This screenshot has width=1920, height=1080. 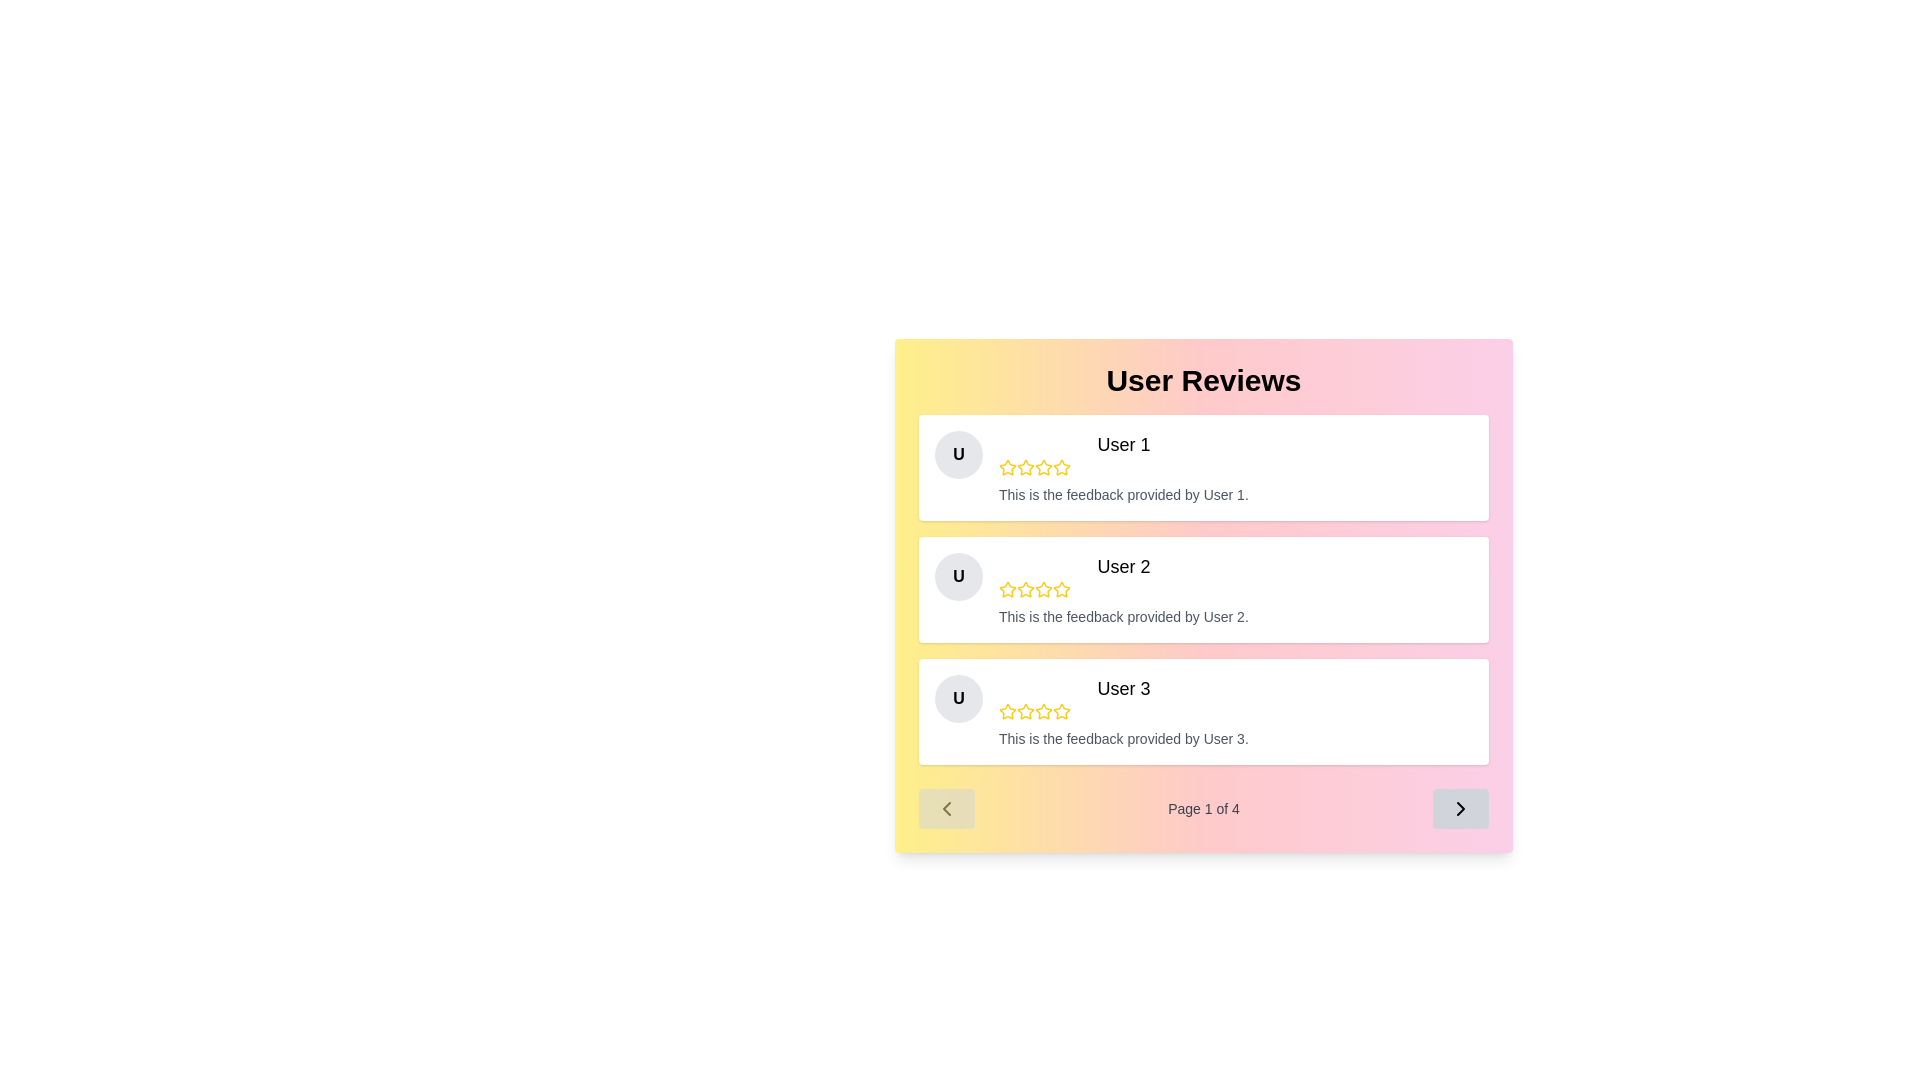 What do you see at coordinates (1203, 808) in the screenshot?
I see `text from the Pagination page indicator located at the bottom of the user feedback section, which displays the current page number in the format 'Page X of Y'` at bounding box center [1203, 808].